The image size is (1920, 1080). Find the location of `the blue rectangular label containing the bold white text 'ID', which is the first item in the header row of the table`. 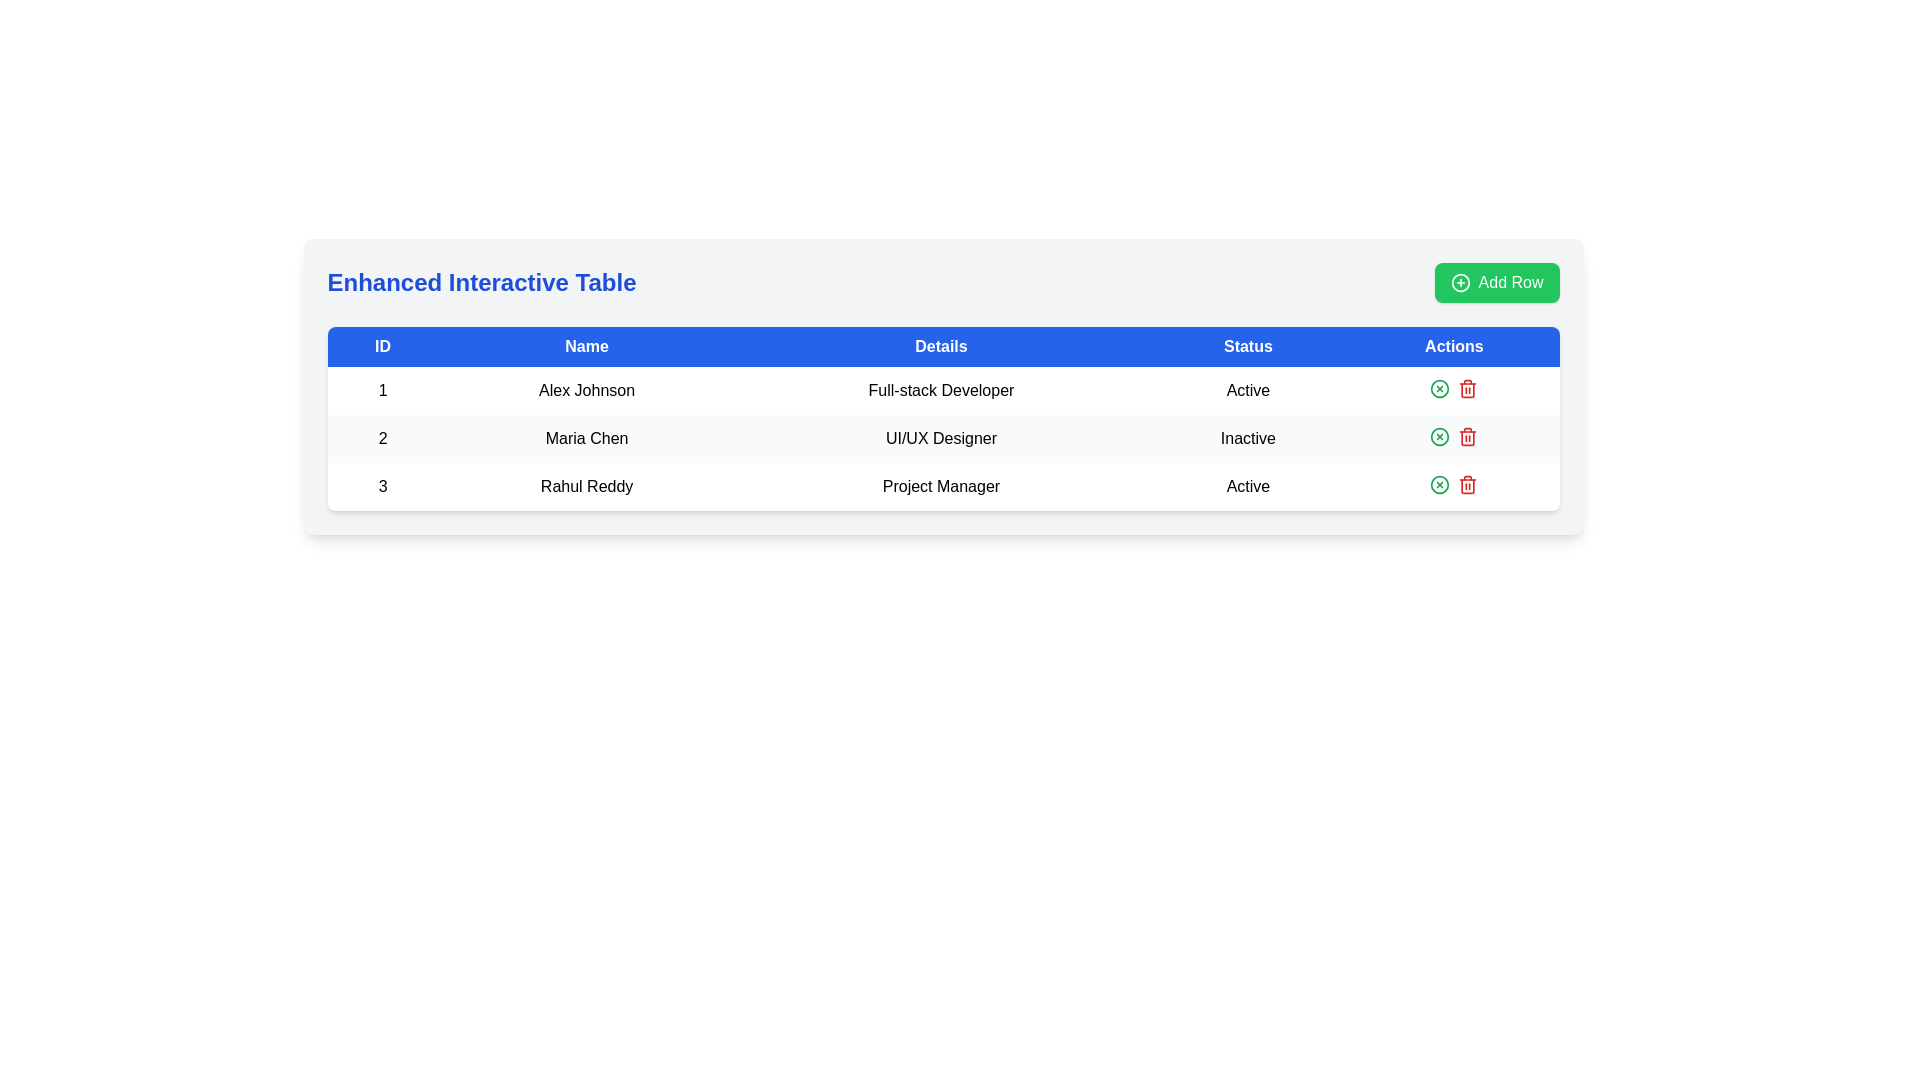

the blue rectangular label containing the bold white text 'ID', which is the first item in the header row of the table is located at coordinates (383, 346).